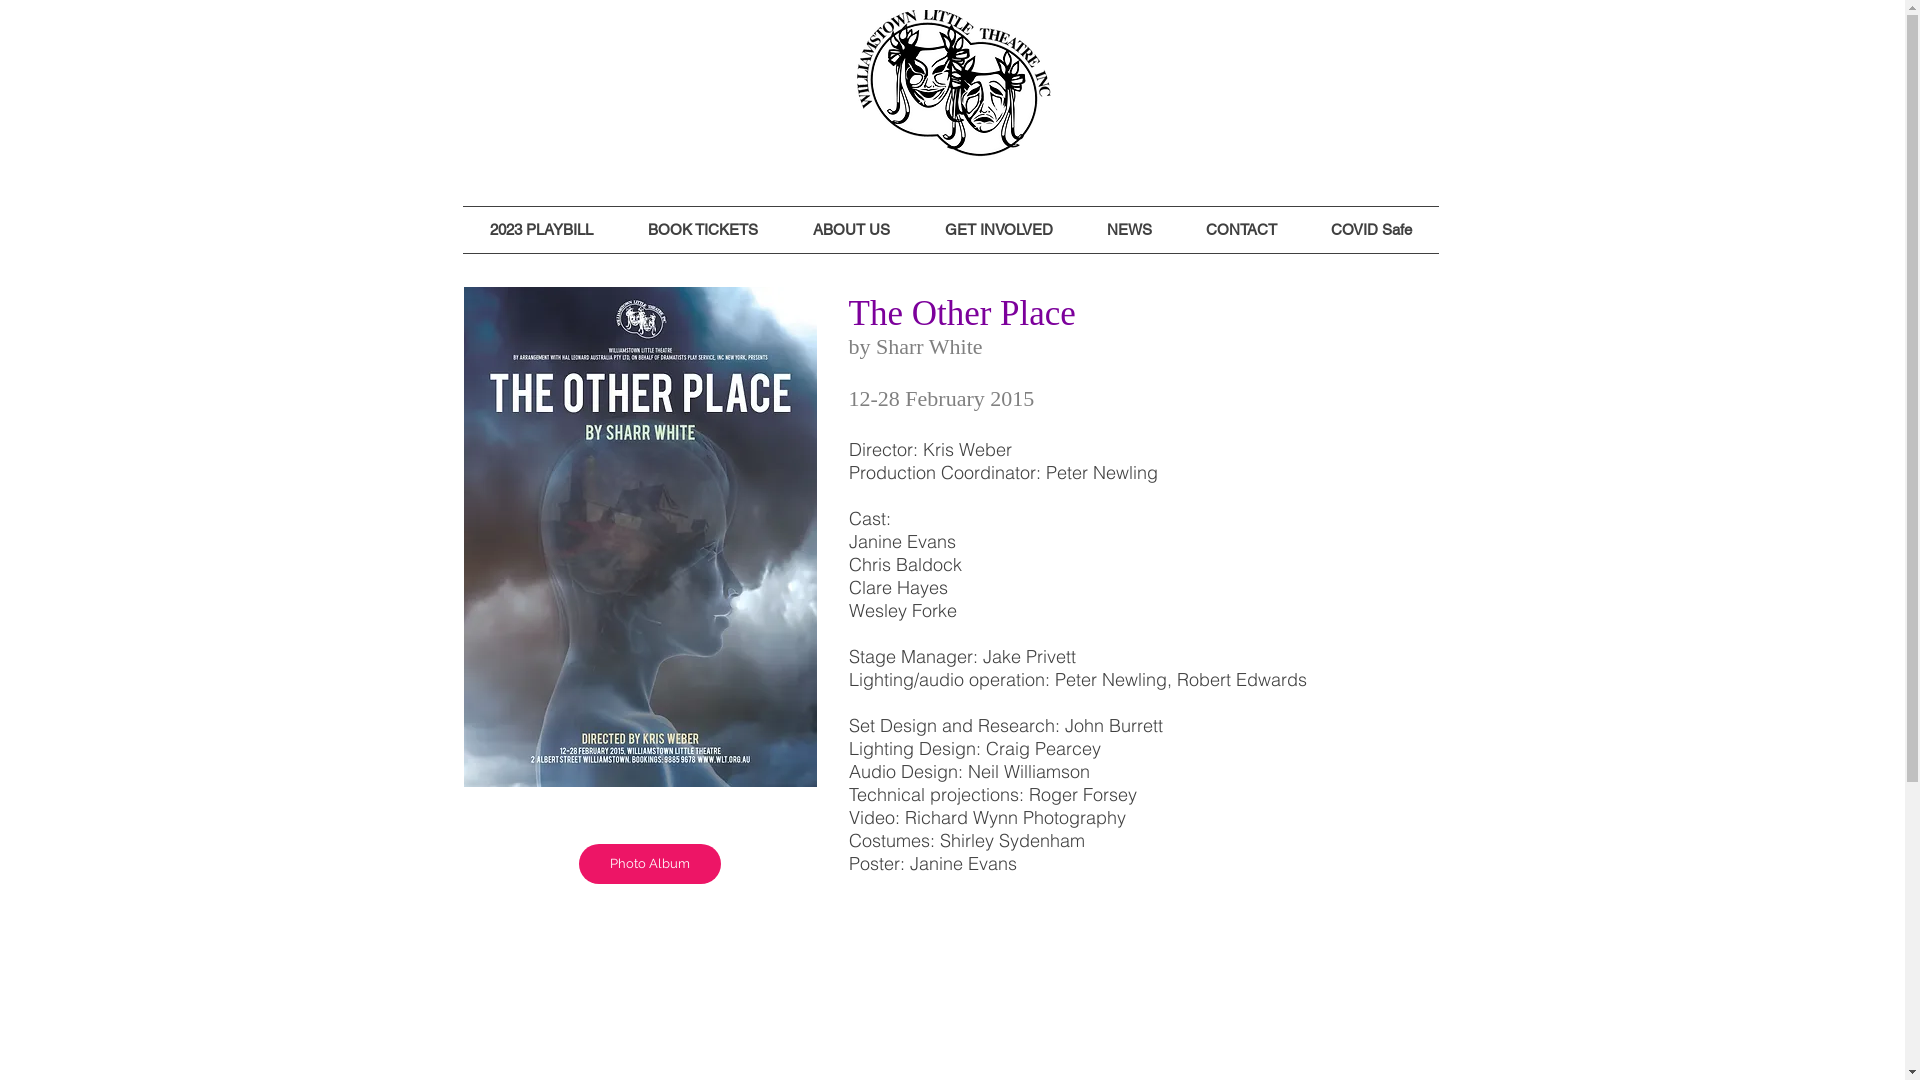 The height and width of the screenshot is (1080, 1920). What do you see at coordinates (1129, 229) in the screenshot?
I see `'NEWS'` at bounding box center [1129, 229].